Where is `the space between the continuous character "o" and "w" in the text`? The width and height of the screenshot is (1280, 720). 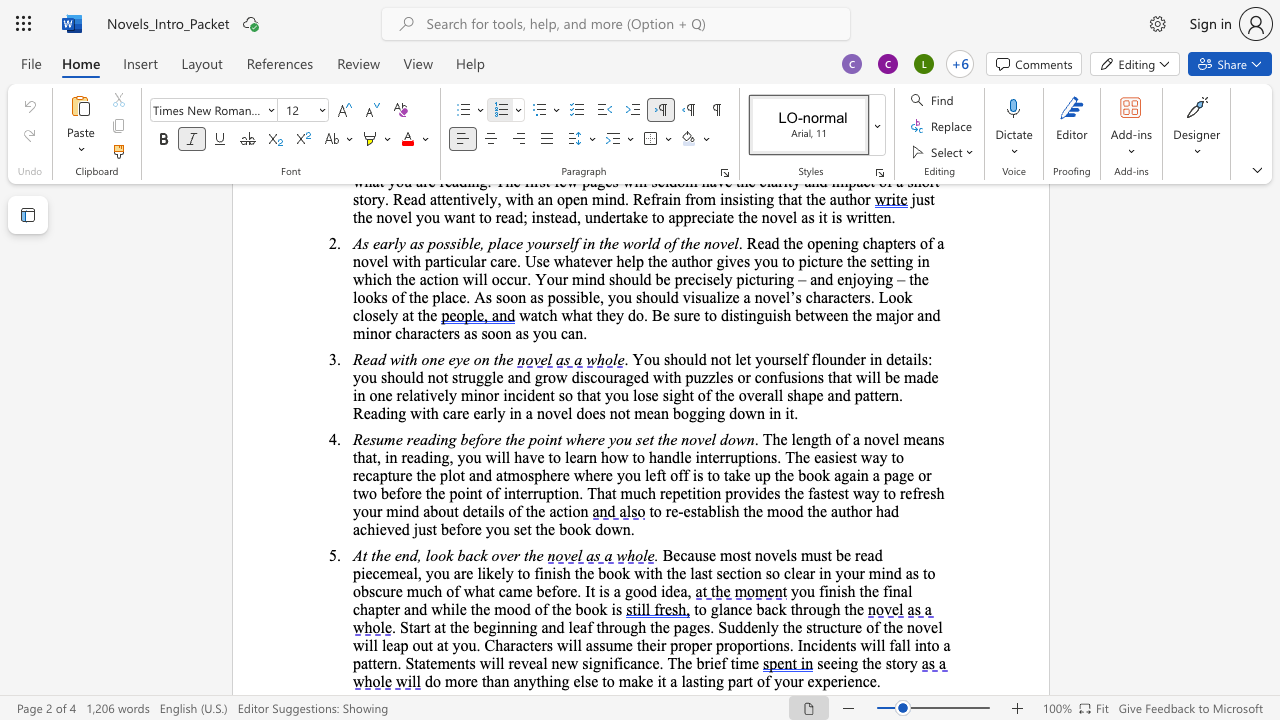
the space between the continuous character "o" and "w" in the text is located at coordinates (735, 438).